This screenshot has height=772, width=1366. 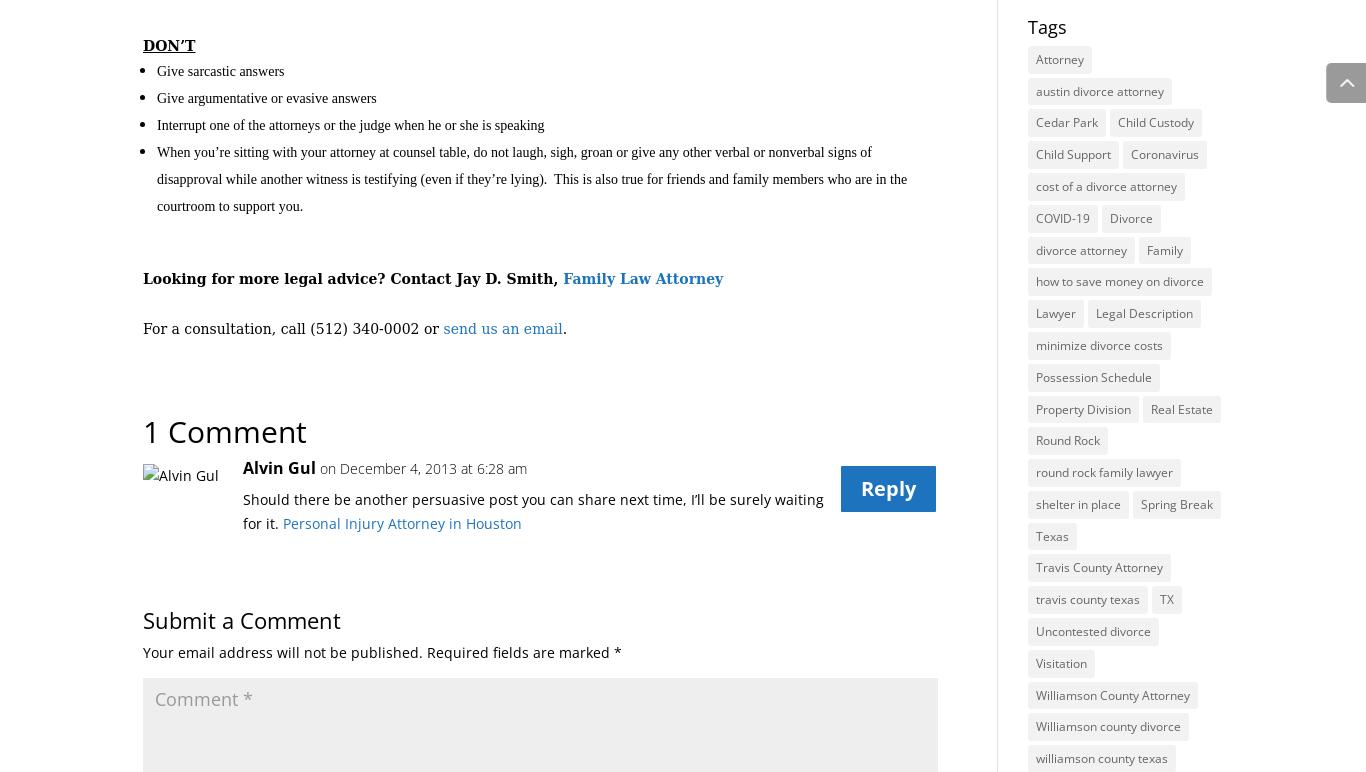 I want to click on 'Uncontested divorce', so click(x=1091, y=630).